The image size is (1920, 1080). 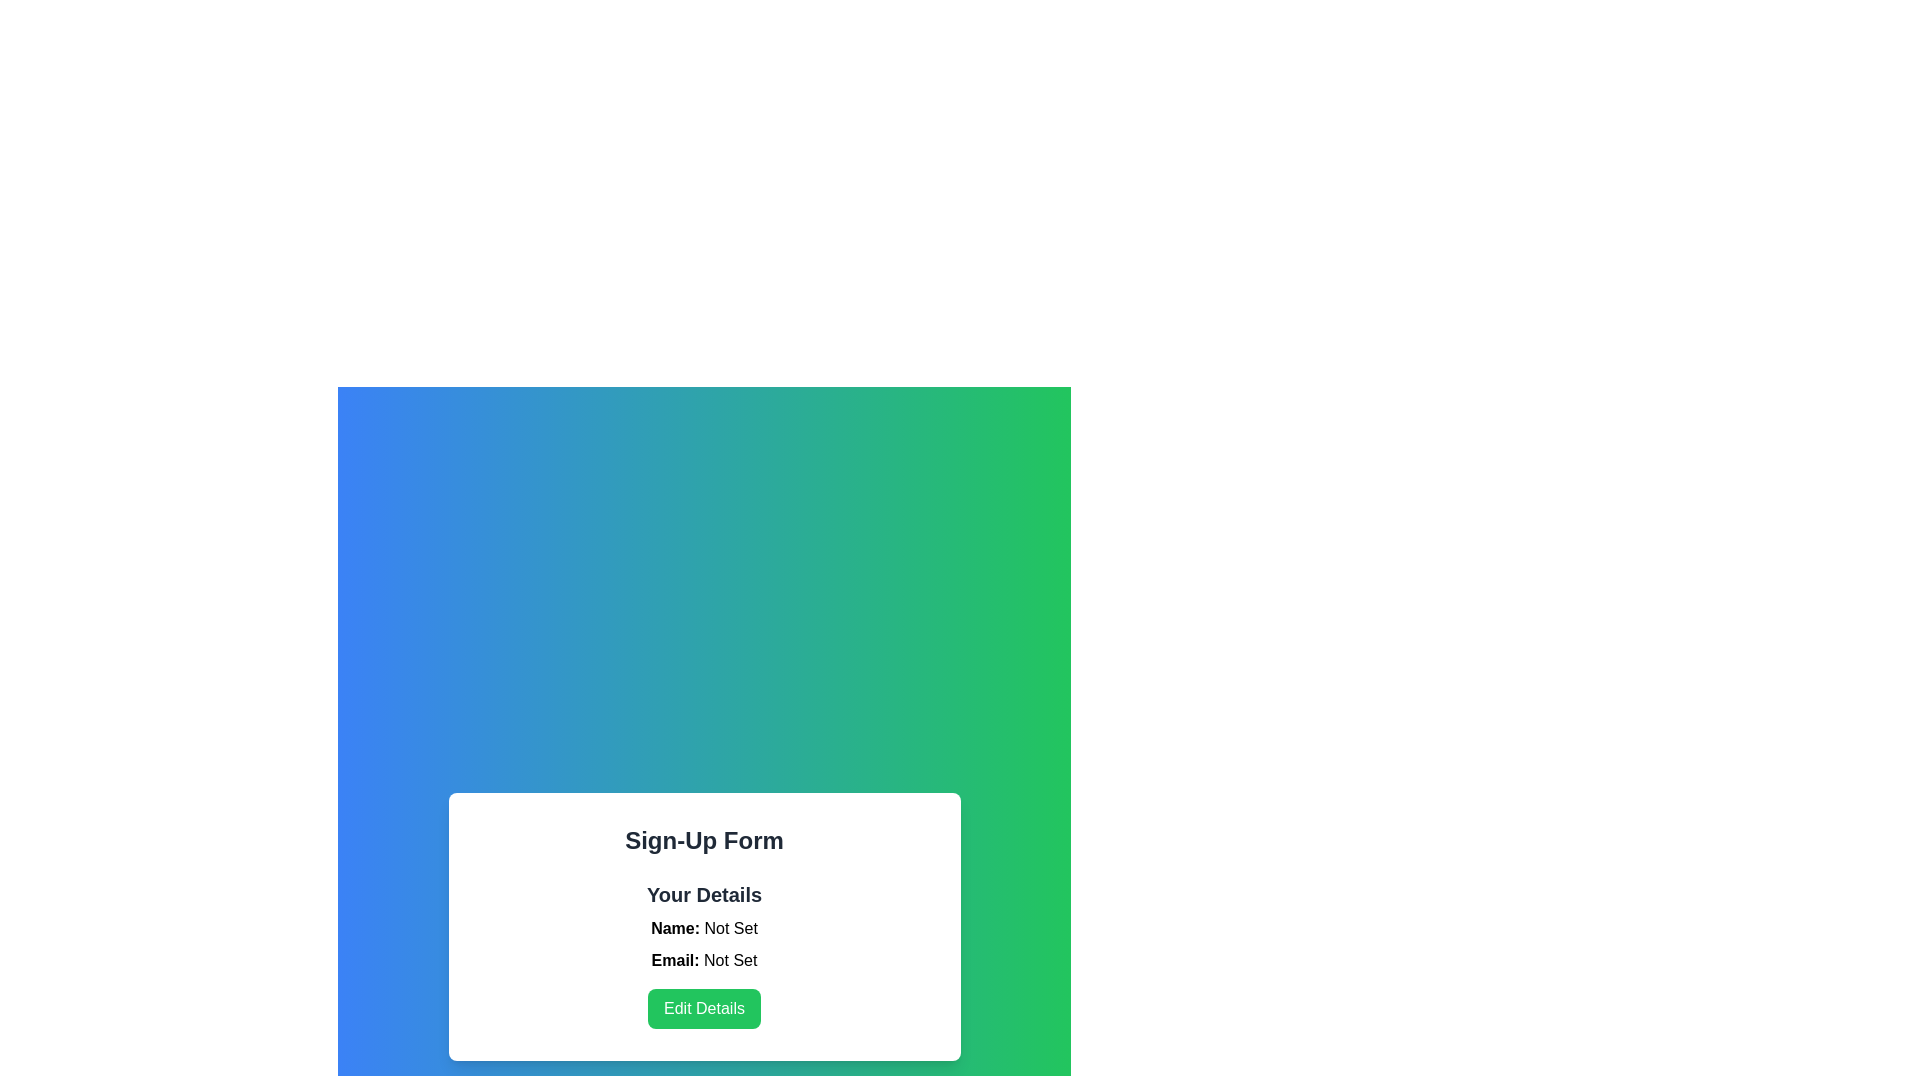 What do you see at coordinates (704, 840) in the screenshot?
I see `the bold, centered, large-sized text label 'Sign-Up Form' styled in dark gray, located at the top of the white rectangular form area` at bounding box center [704, 840].